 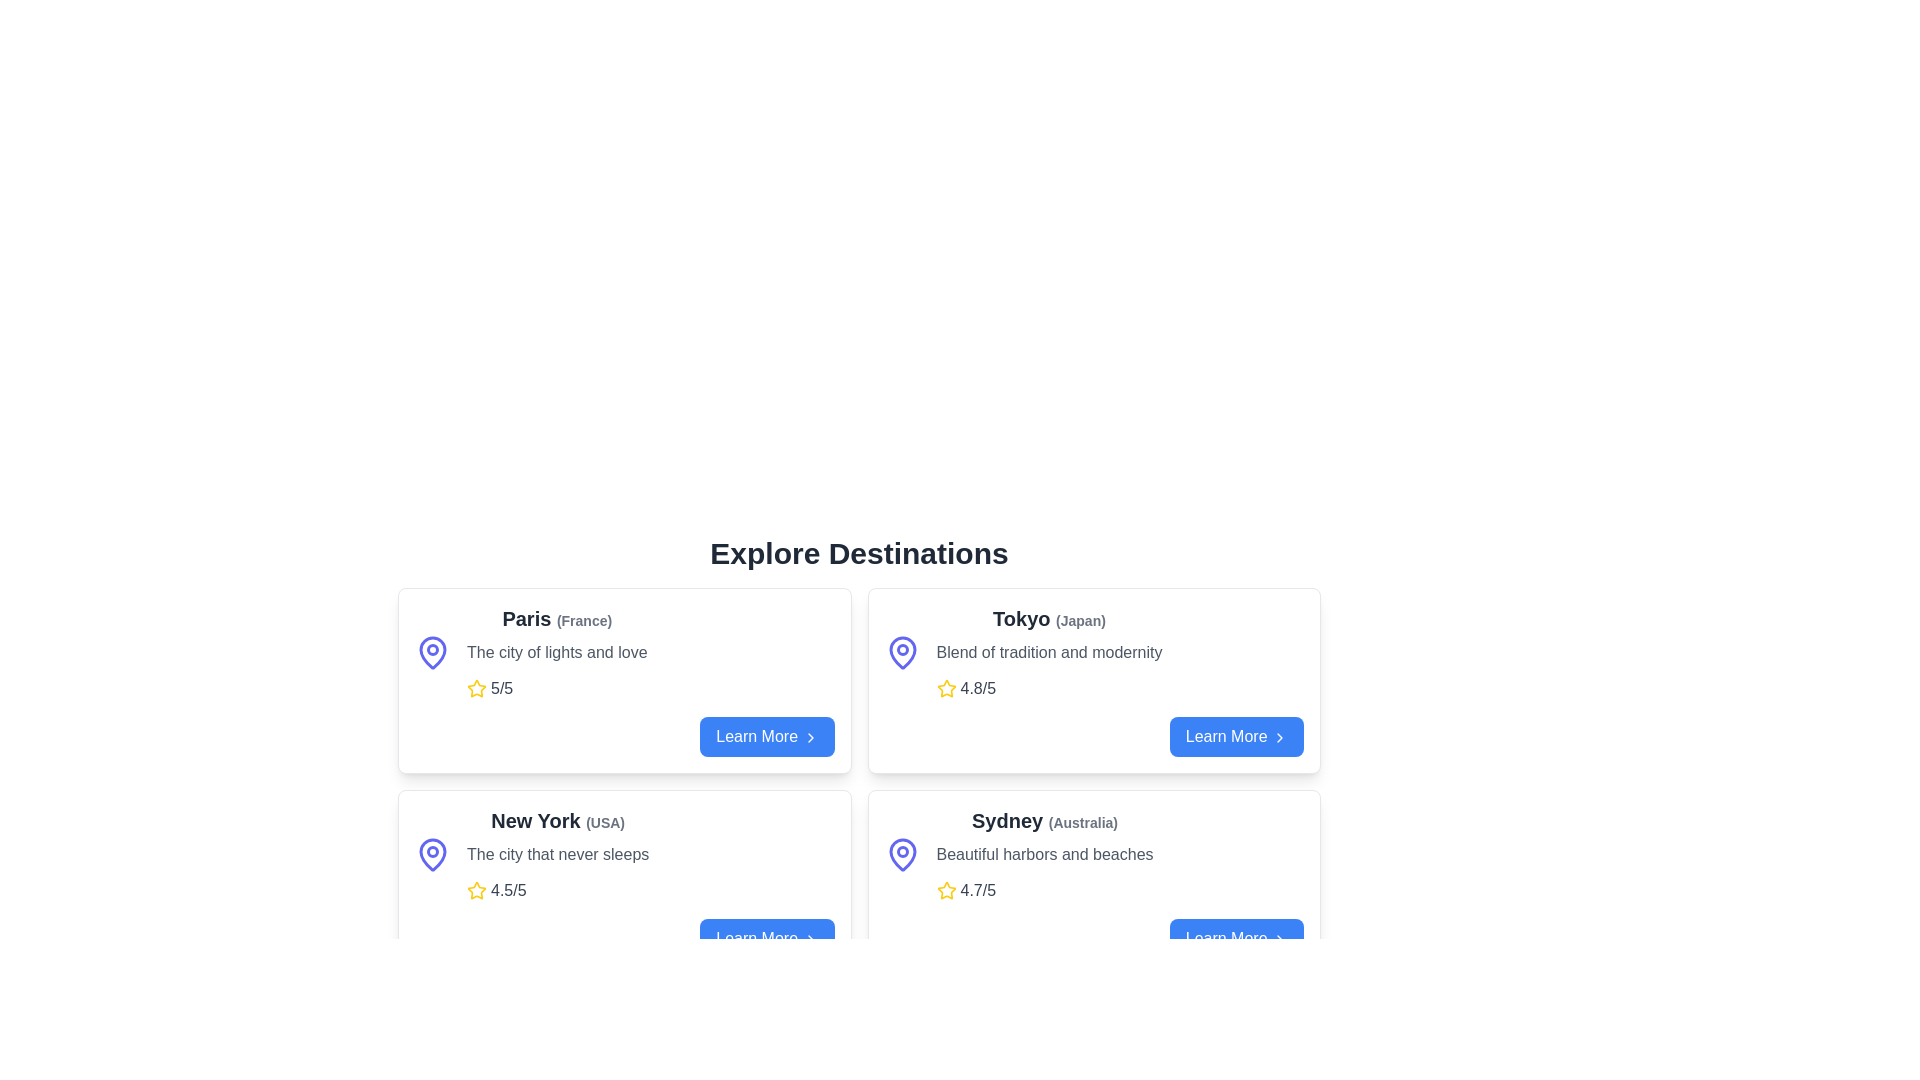 What do you see at coordinates (766, 938) in the screenshot?
I see `the blue 'Learn More' button with rounded corners located in the bottom right corner of the New York card` at bounding box center [766, 938].